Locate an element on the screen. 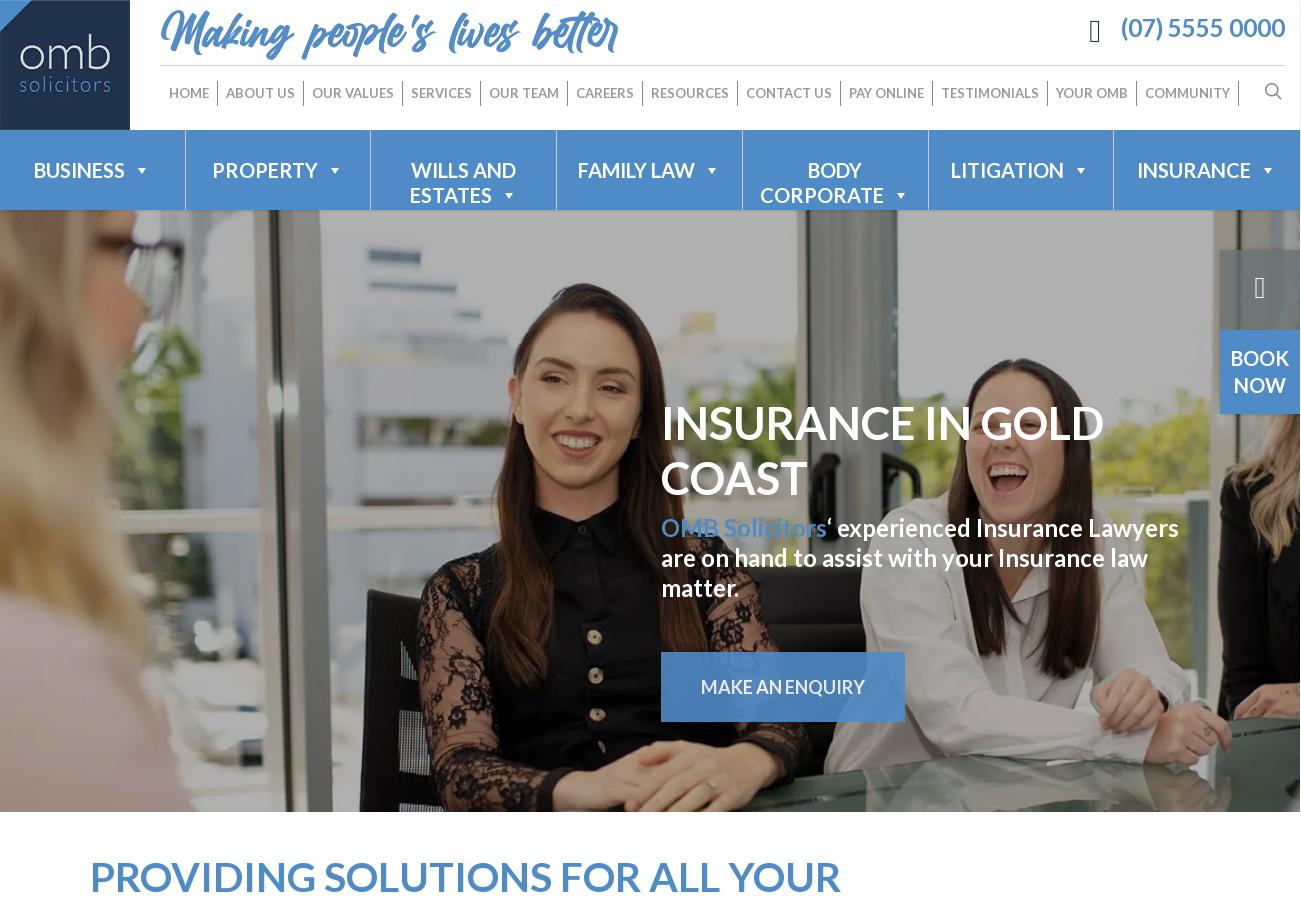 The width and height of the screenshot is (1301, 898). 'CMS & By-Laws' is located at coordinates (662, 317).